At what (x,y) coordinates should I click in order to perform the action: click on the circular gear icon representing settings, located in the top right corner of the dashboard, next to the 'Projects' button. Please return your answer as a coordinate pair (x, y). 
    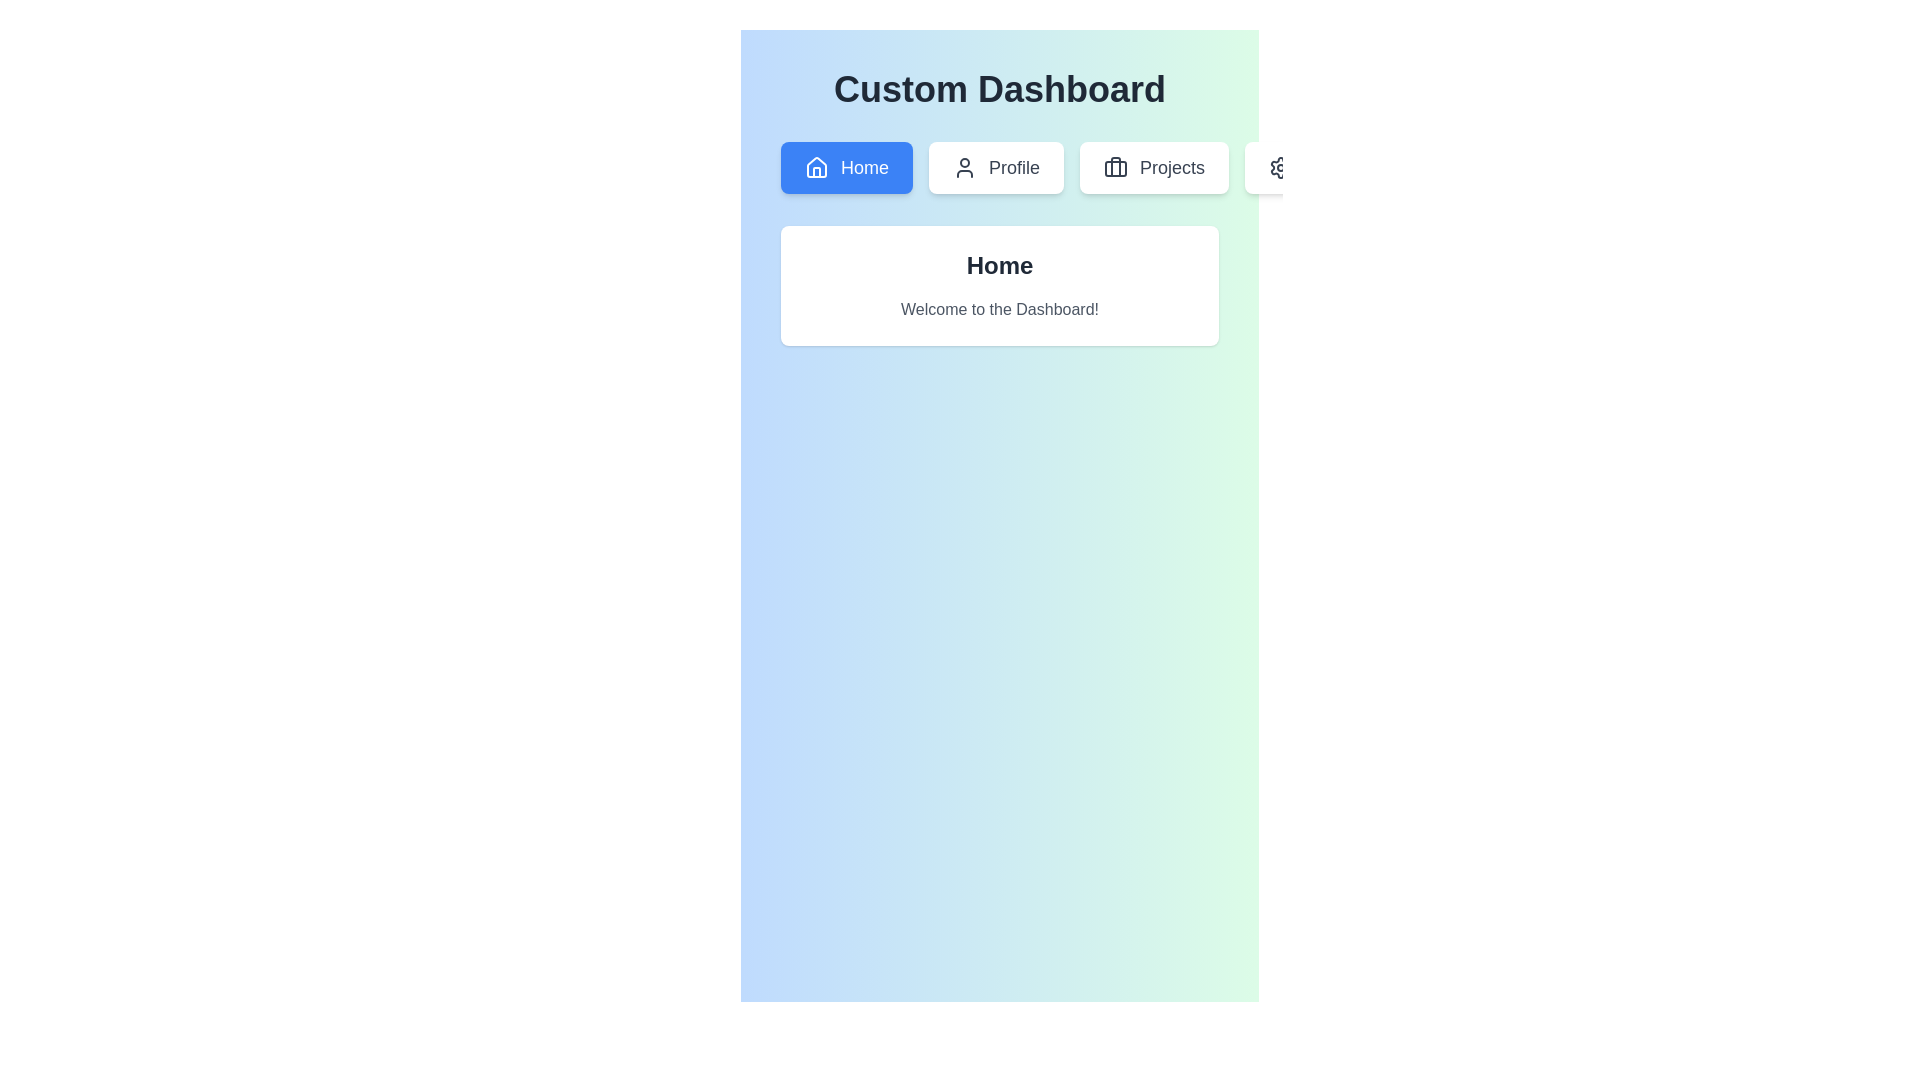
    Looking at the image, I should click on (1281, 167).